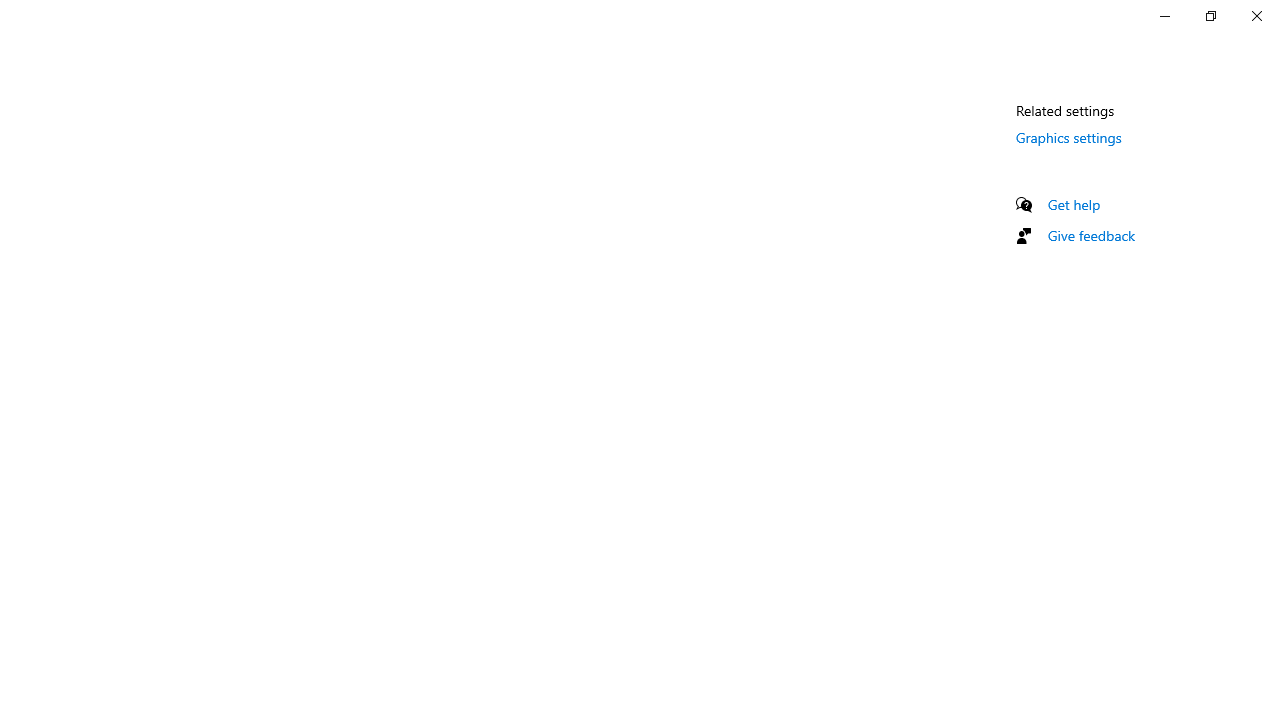 The image size is (1280, 720). I want to click on 'Minimize Settings', so click(1164, 15).